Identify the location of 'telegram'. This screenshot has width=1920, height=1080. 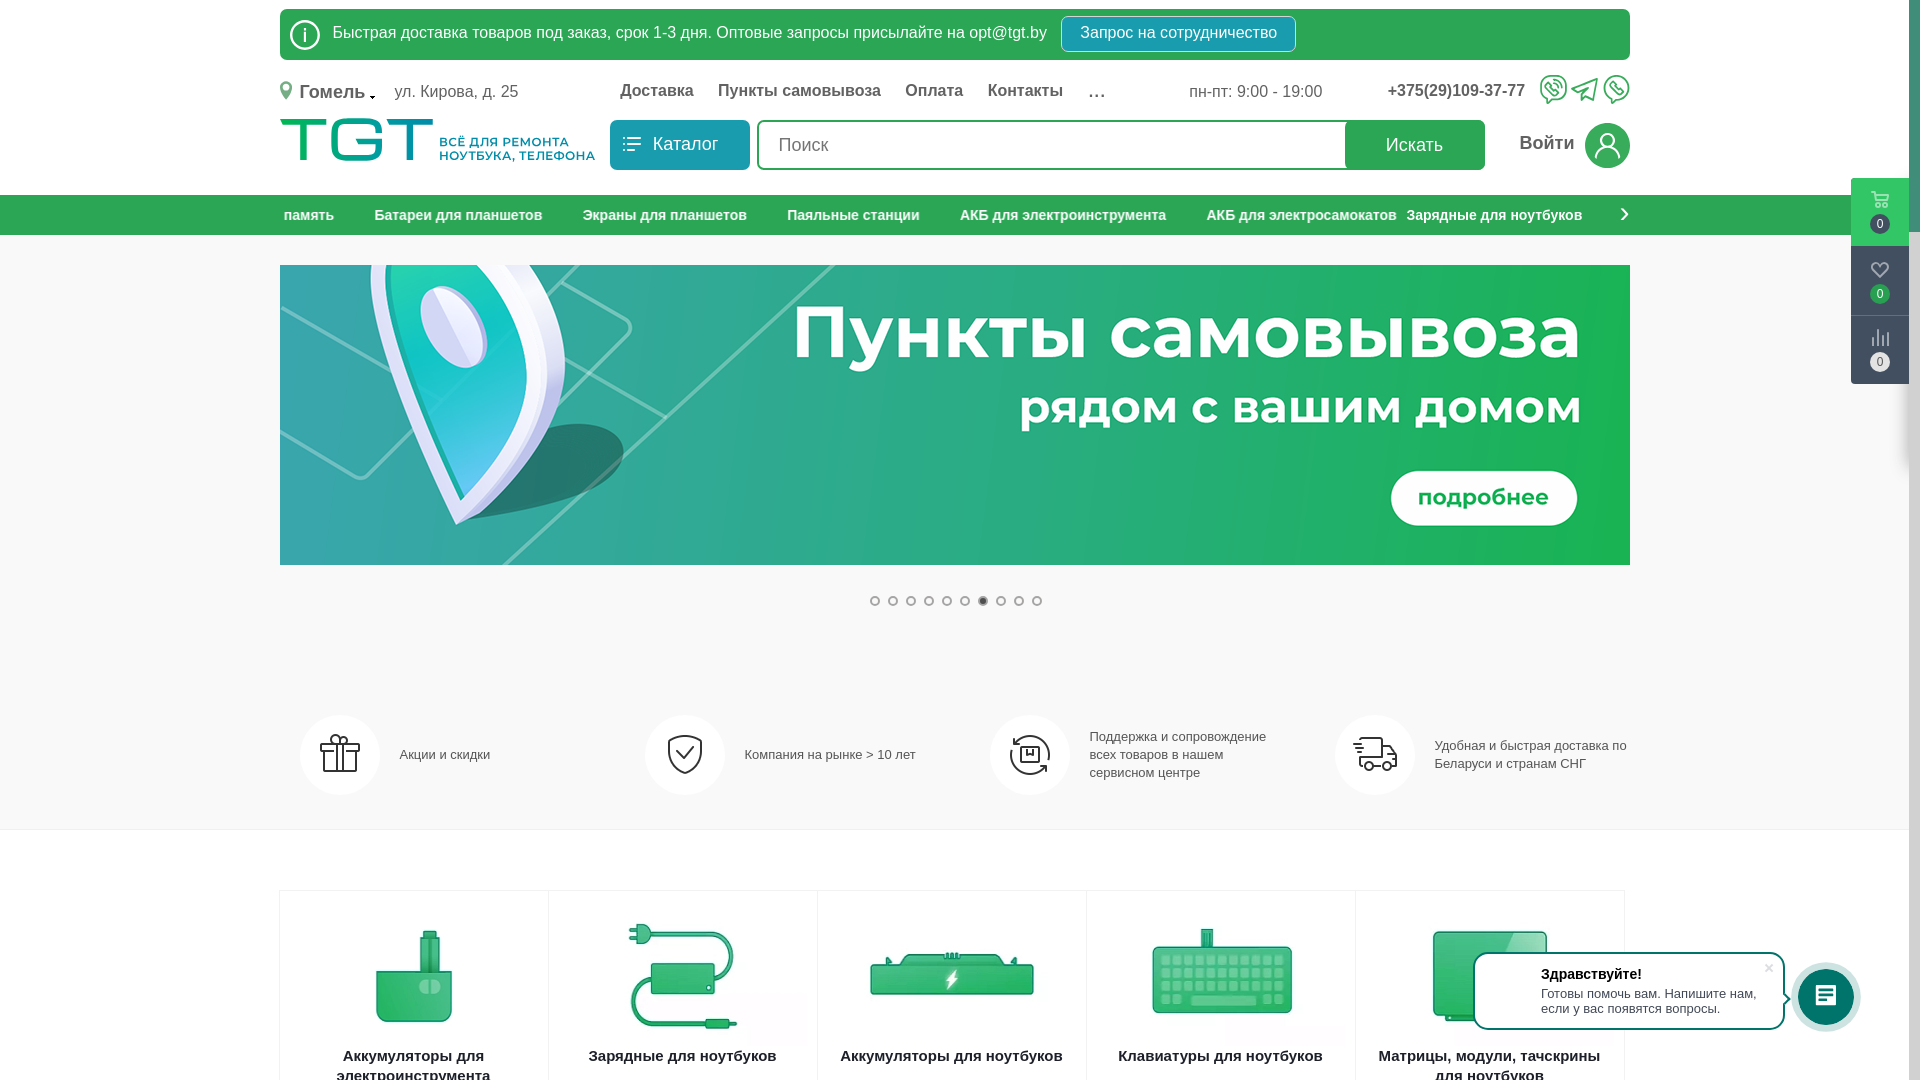
(1583, 91).